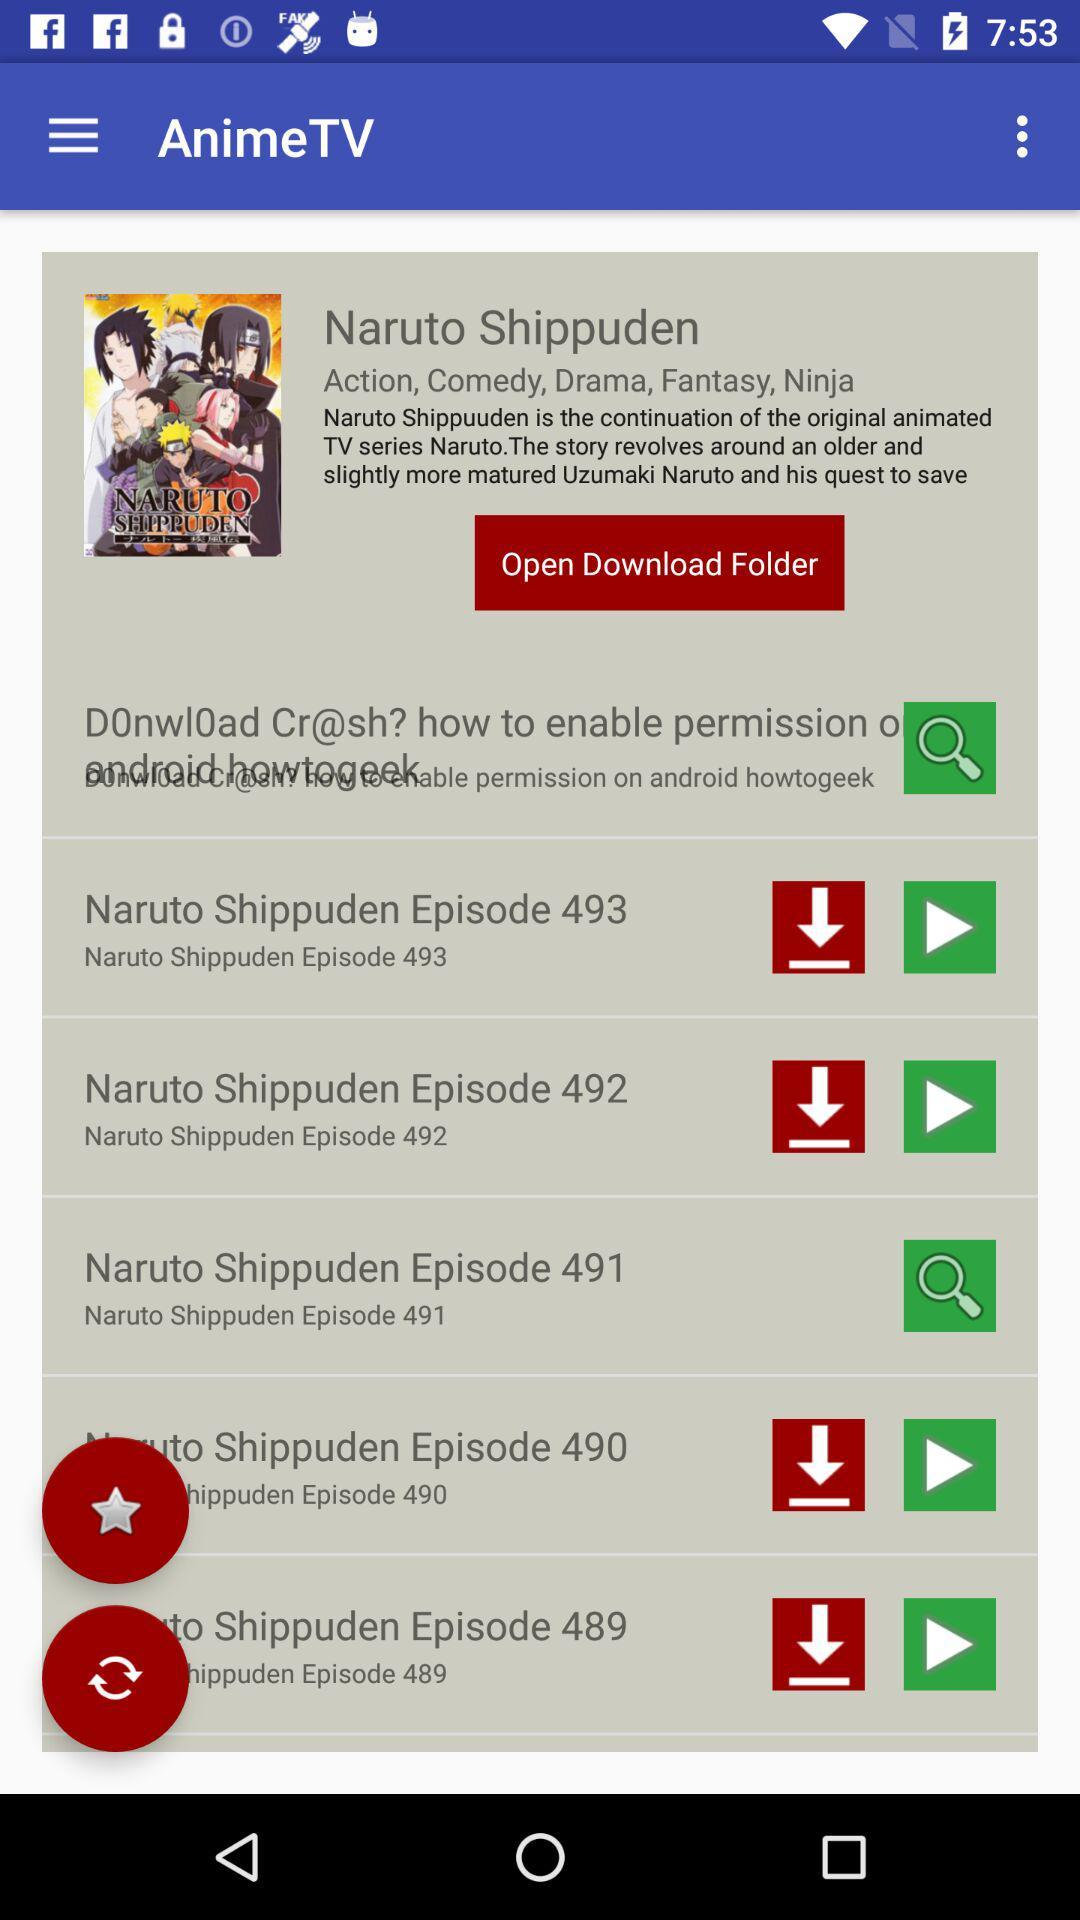 This screenshot has height=1920, width=1080. What do you see at coordinates (1027, 135) in the screenshot?
I see `the item next to animetv app` at bounding box center [1027, 135].